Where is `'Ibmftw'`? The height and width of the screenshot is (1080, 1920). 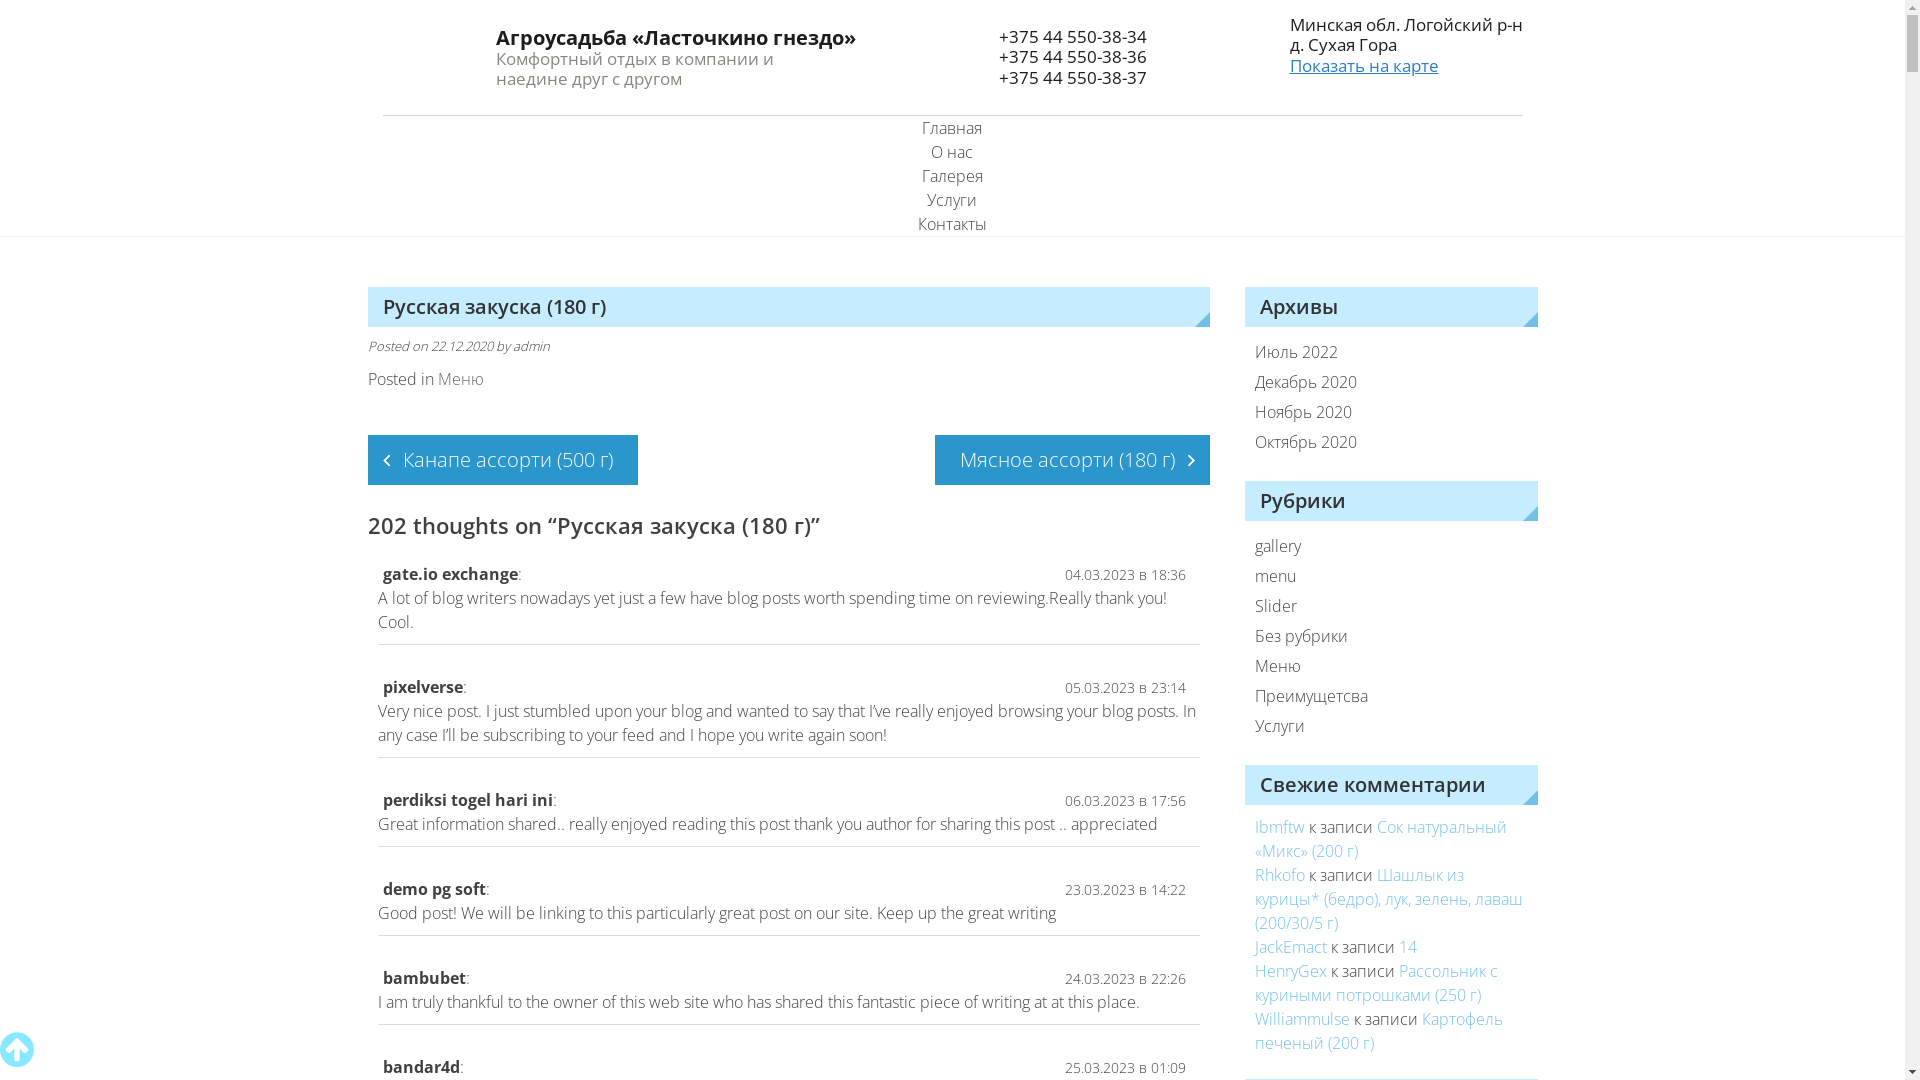
'Ibmftw' is located at coordinates (1280, 826).